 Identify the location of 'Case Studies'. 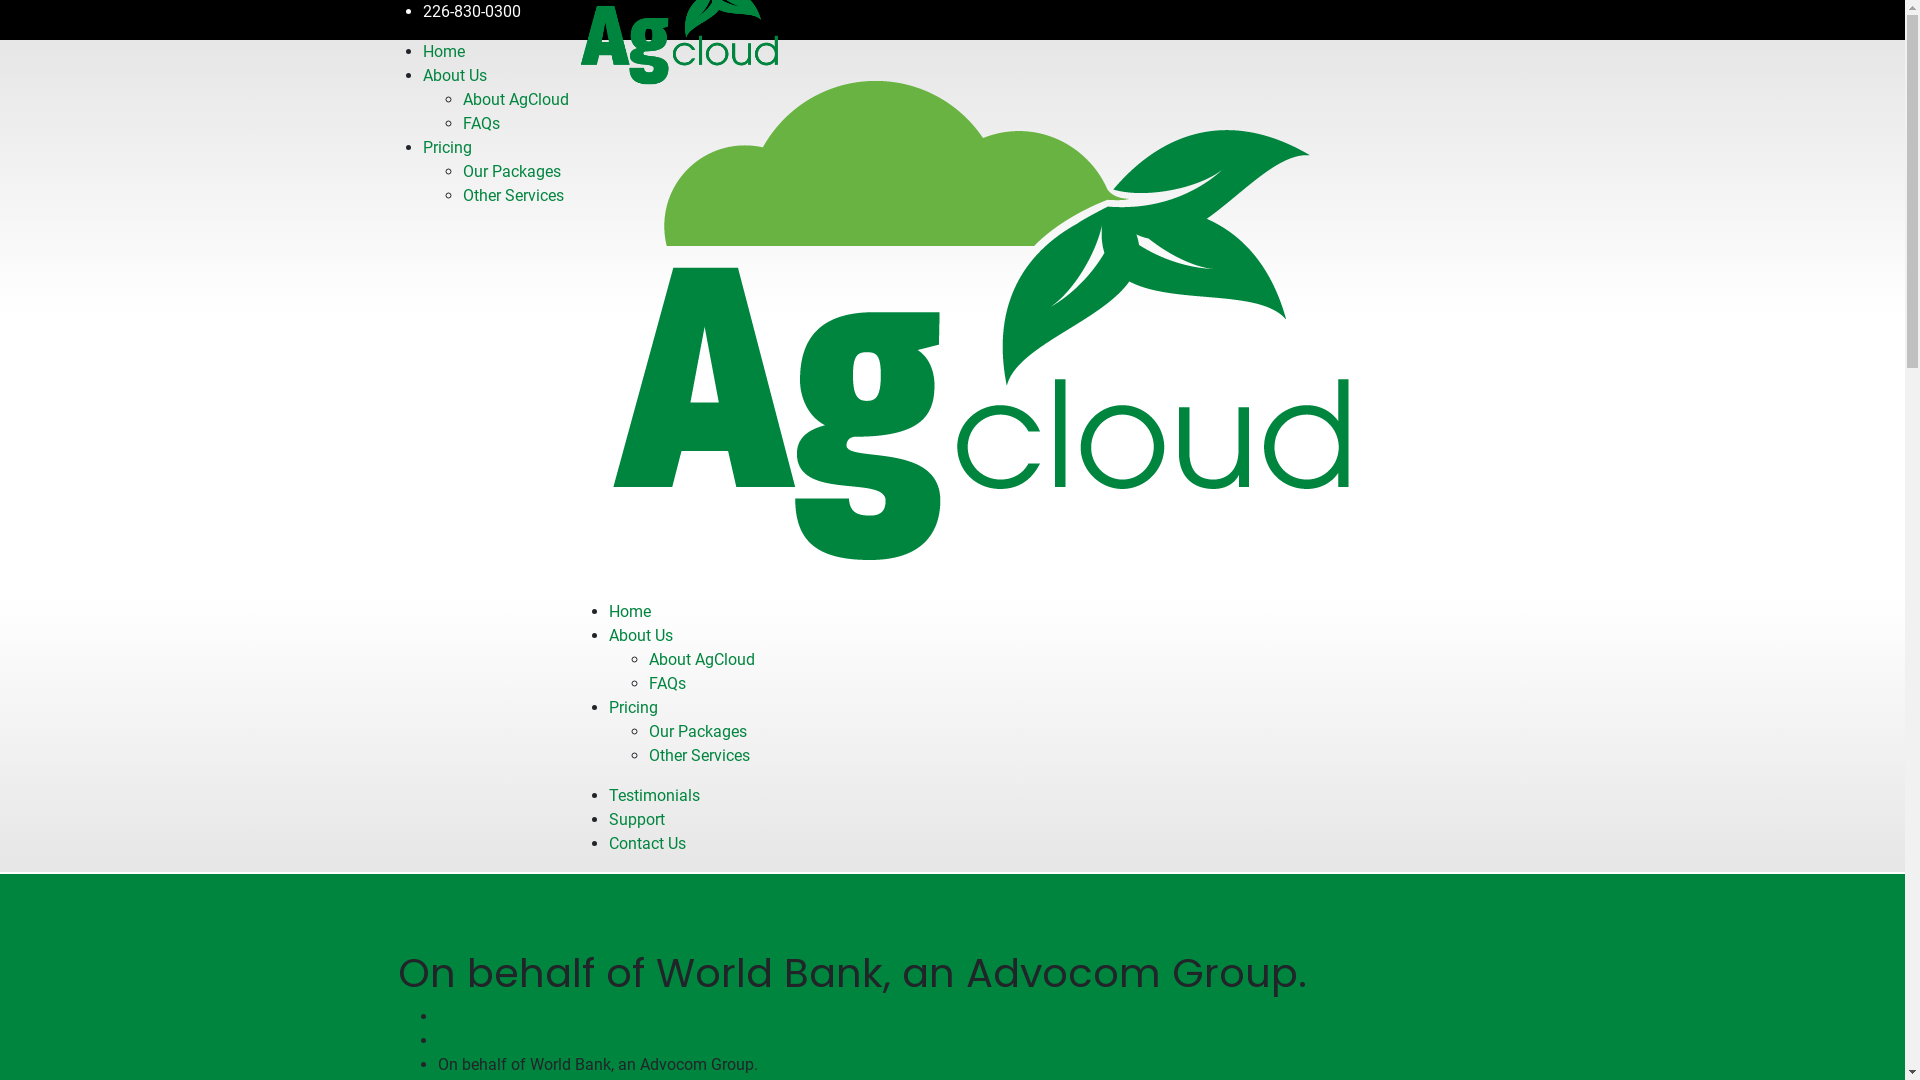
(484, 1039).